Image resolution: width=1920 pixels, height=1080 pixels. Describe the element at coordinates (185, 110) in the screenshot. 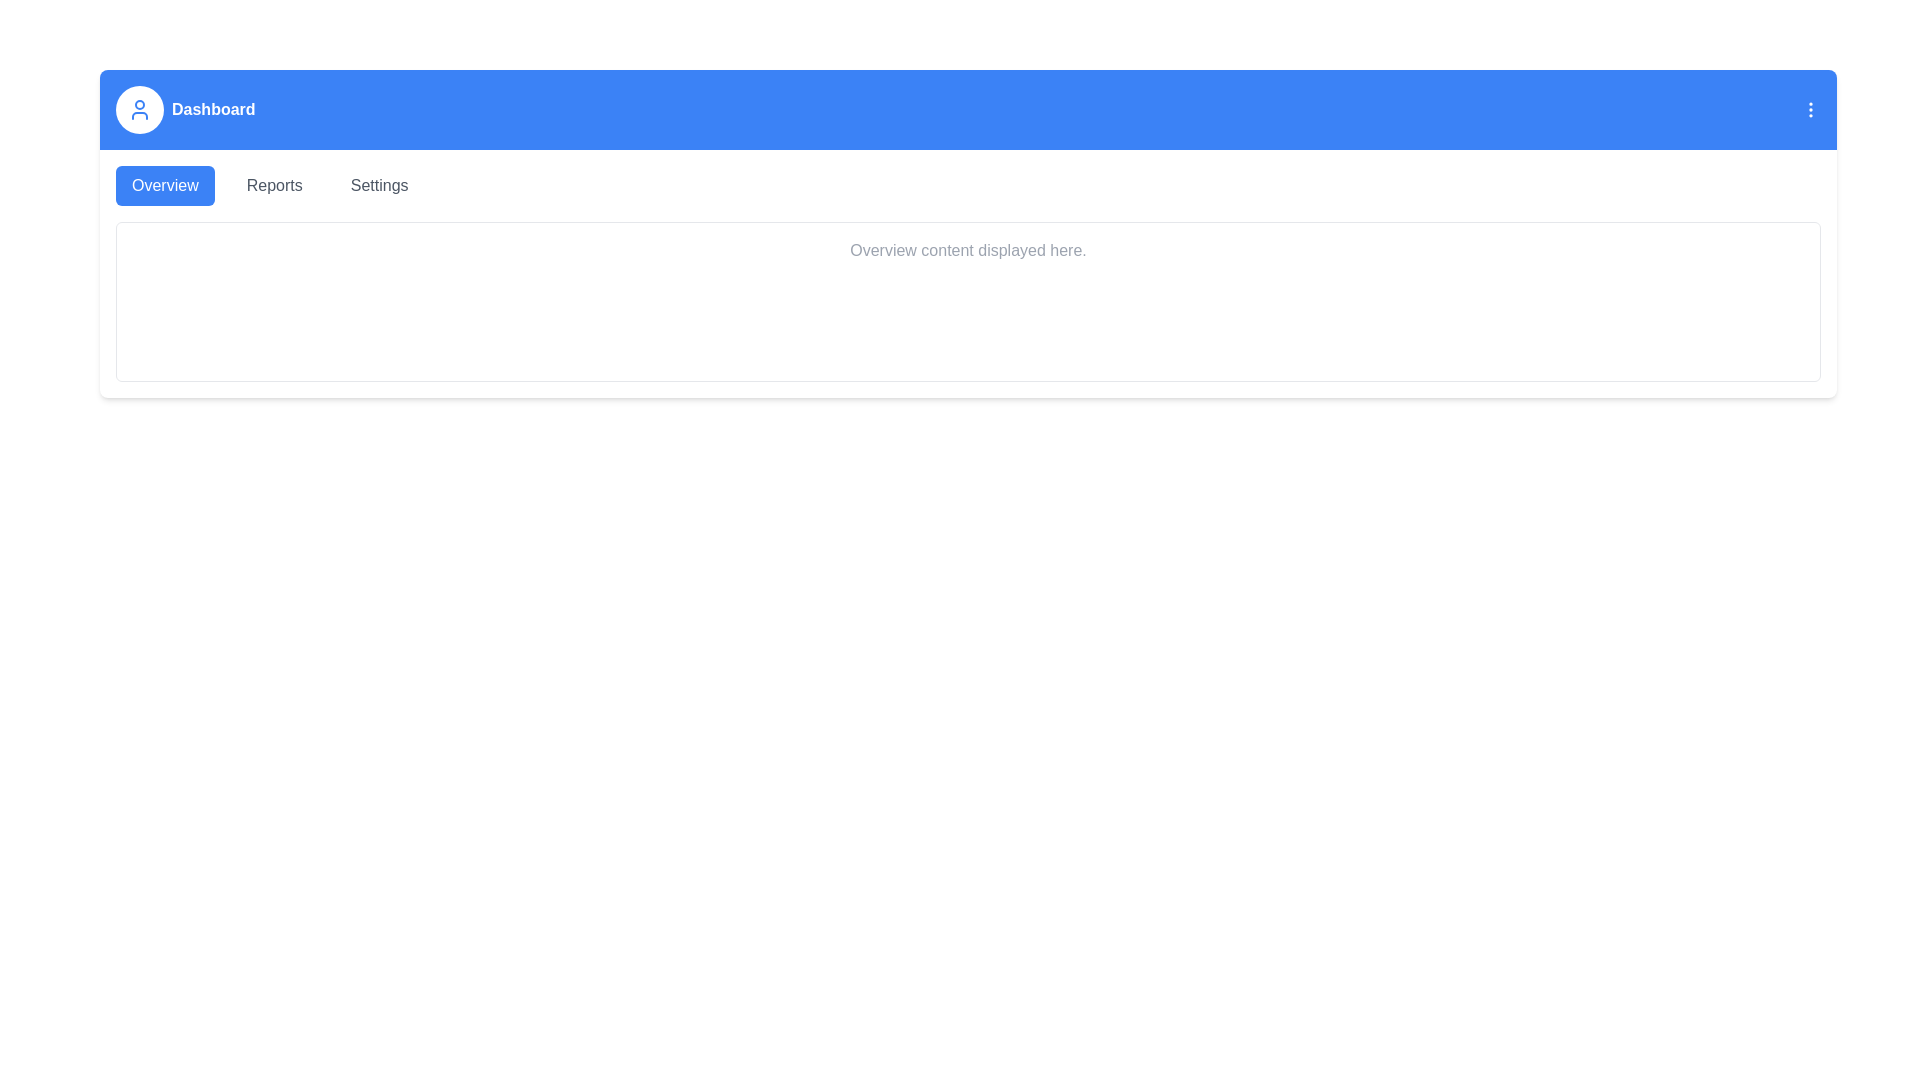

I see `the 'Dashboard' text label, which is styled in bold font, white color, and located adjacent to a circular user icon in the top-left section of a blue header bar` at that location.